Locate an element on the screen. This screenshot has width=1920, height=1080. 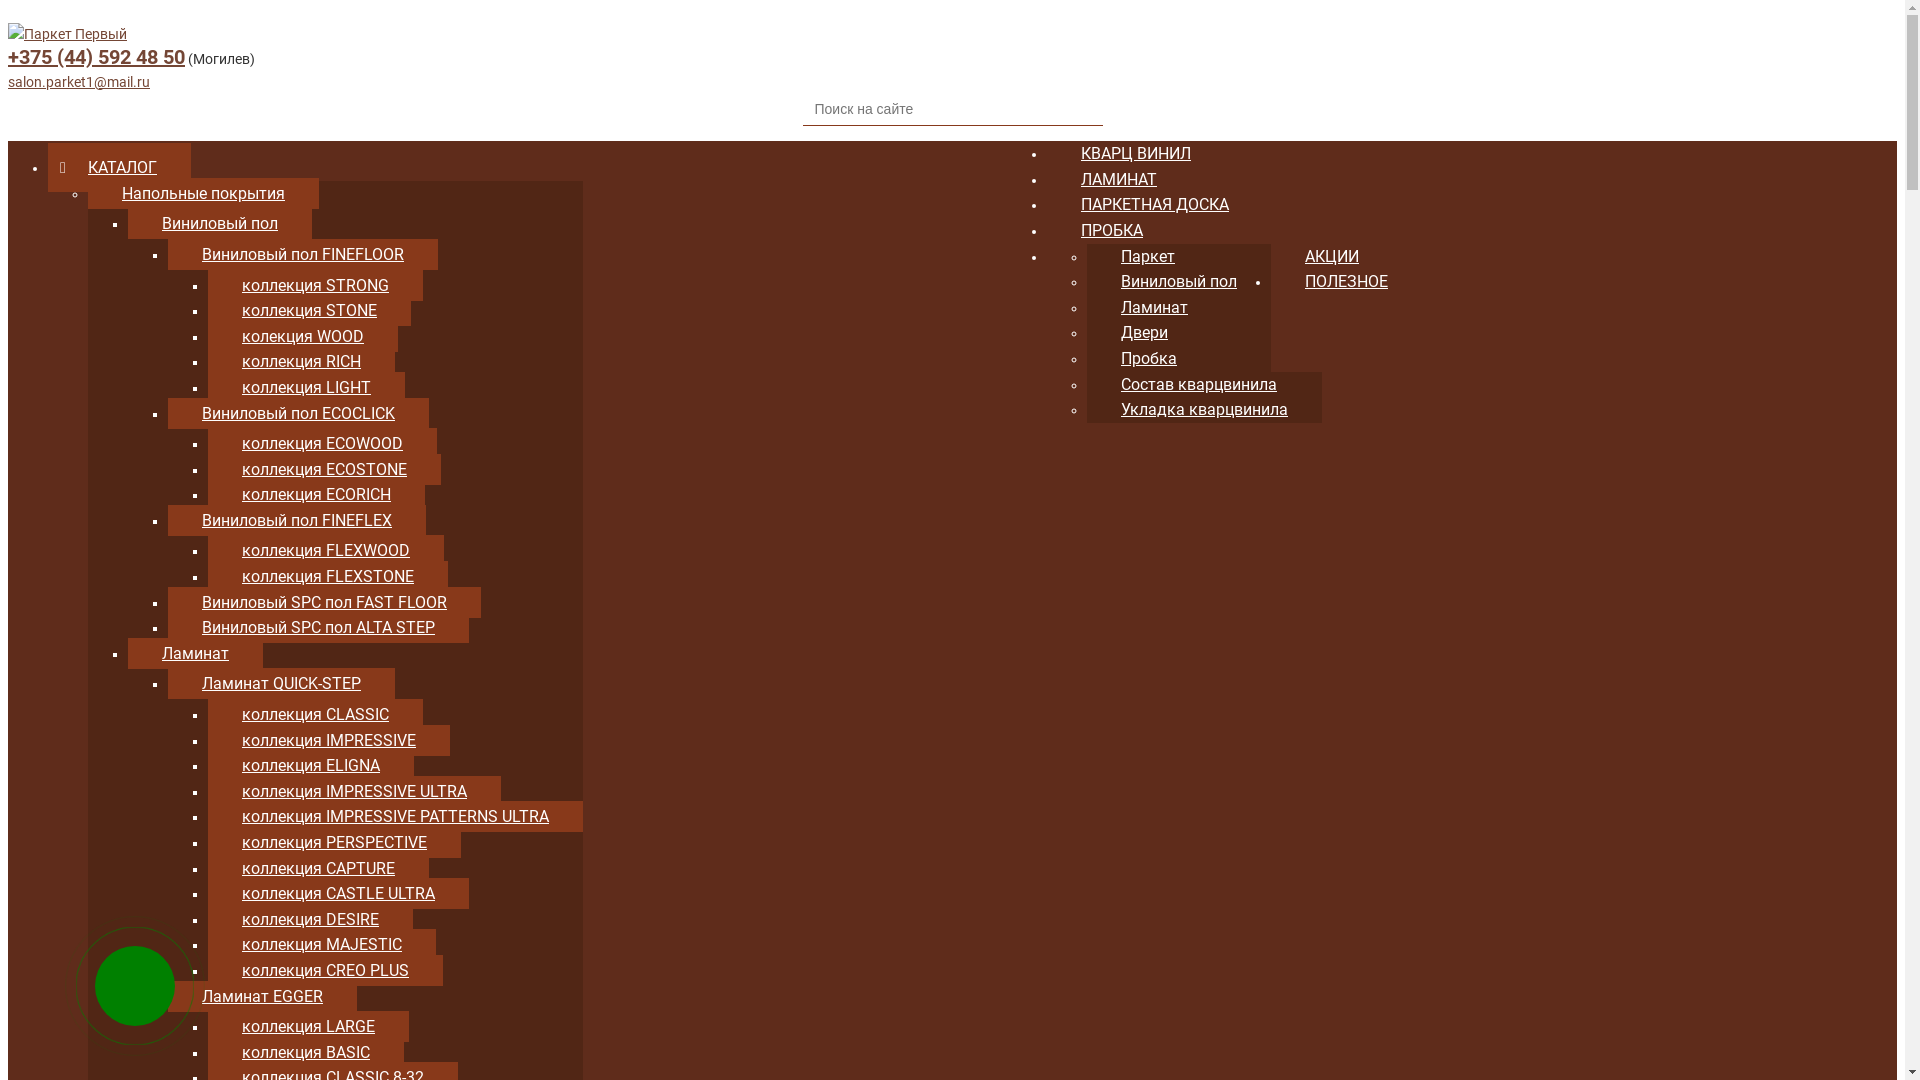
'+375 (44) 592 48 50' is located at coordinates (95, 56).